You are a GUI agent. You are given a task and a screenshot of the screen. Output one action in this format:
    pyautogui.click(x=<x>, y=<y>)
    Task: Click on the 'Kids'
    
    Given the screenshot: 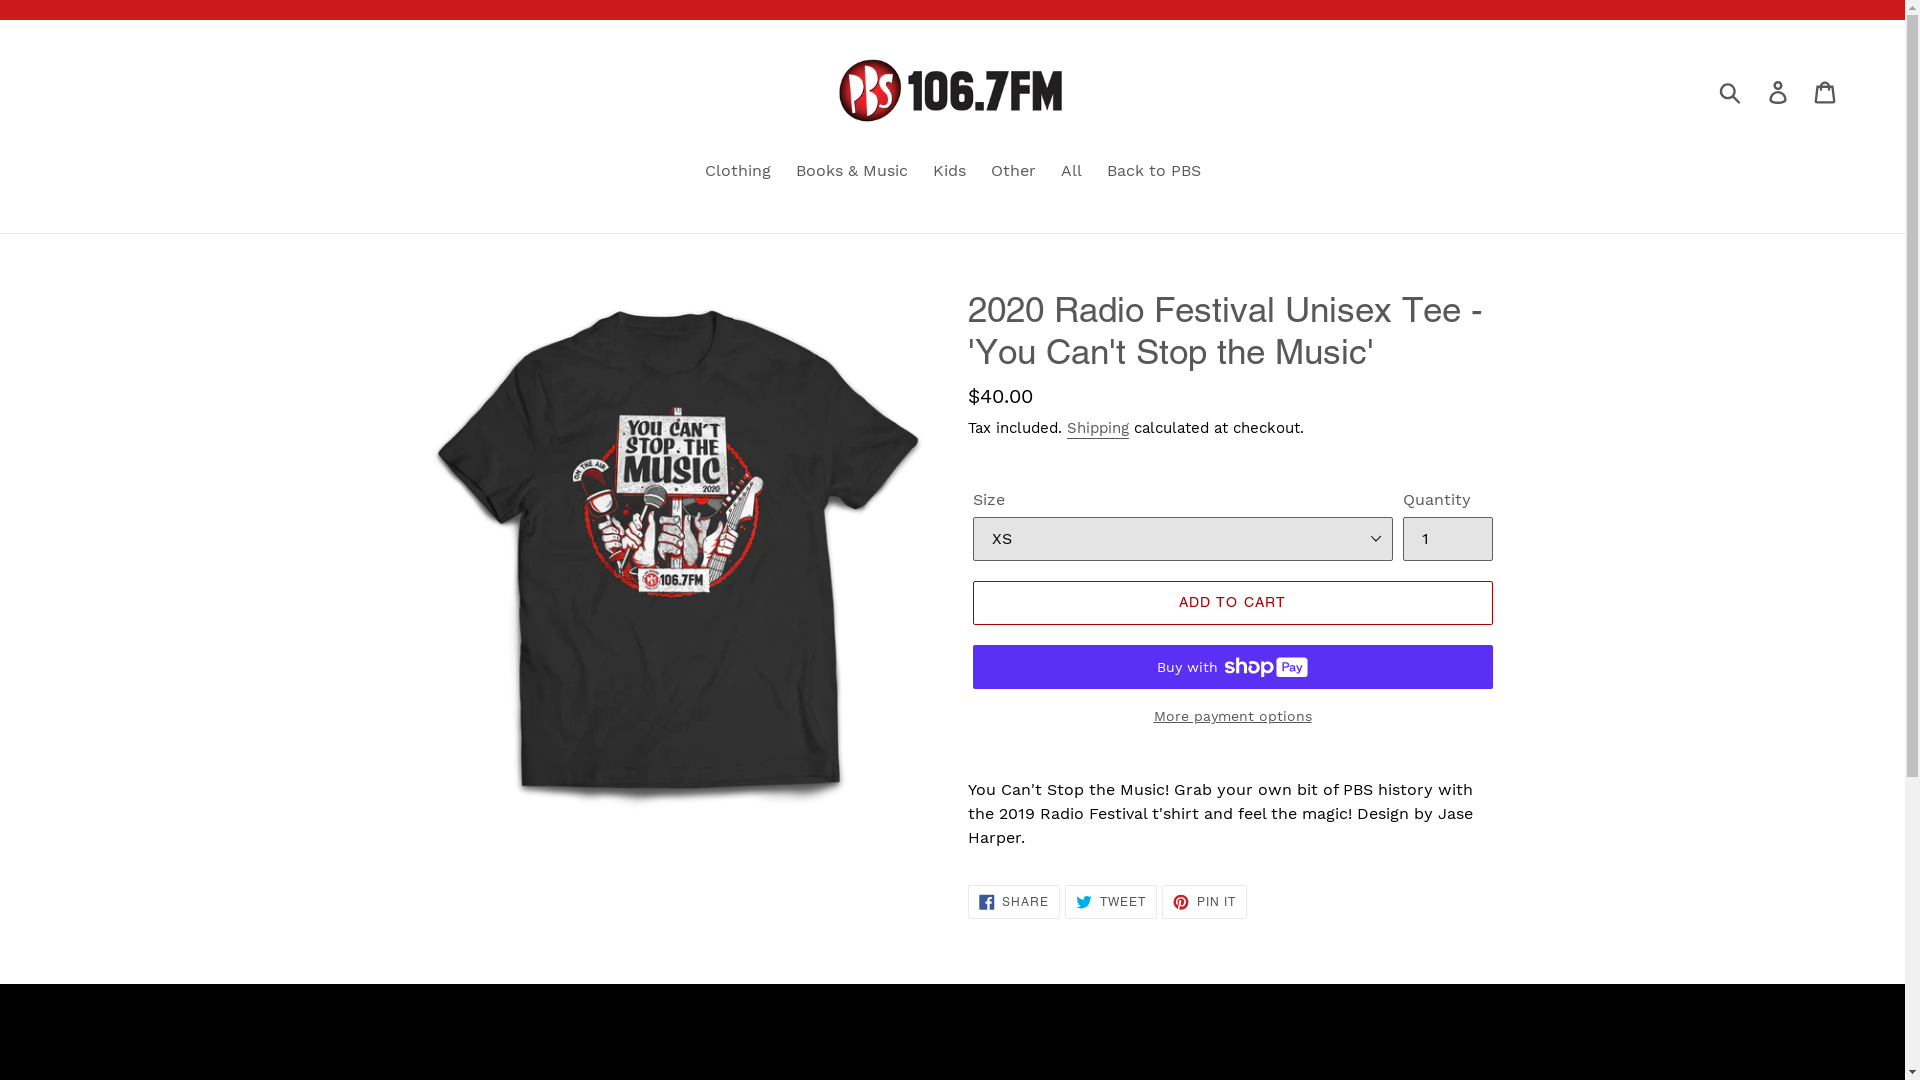 What is the action you would take?
    pyautogui.click(x=947, y=171)
    